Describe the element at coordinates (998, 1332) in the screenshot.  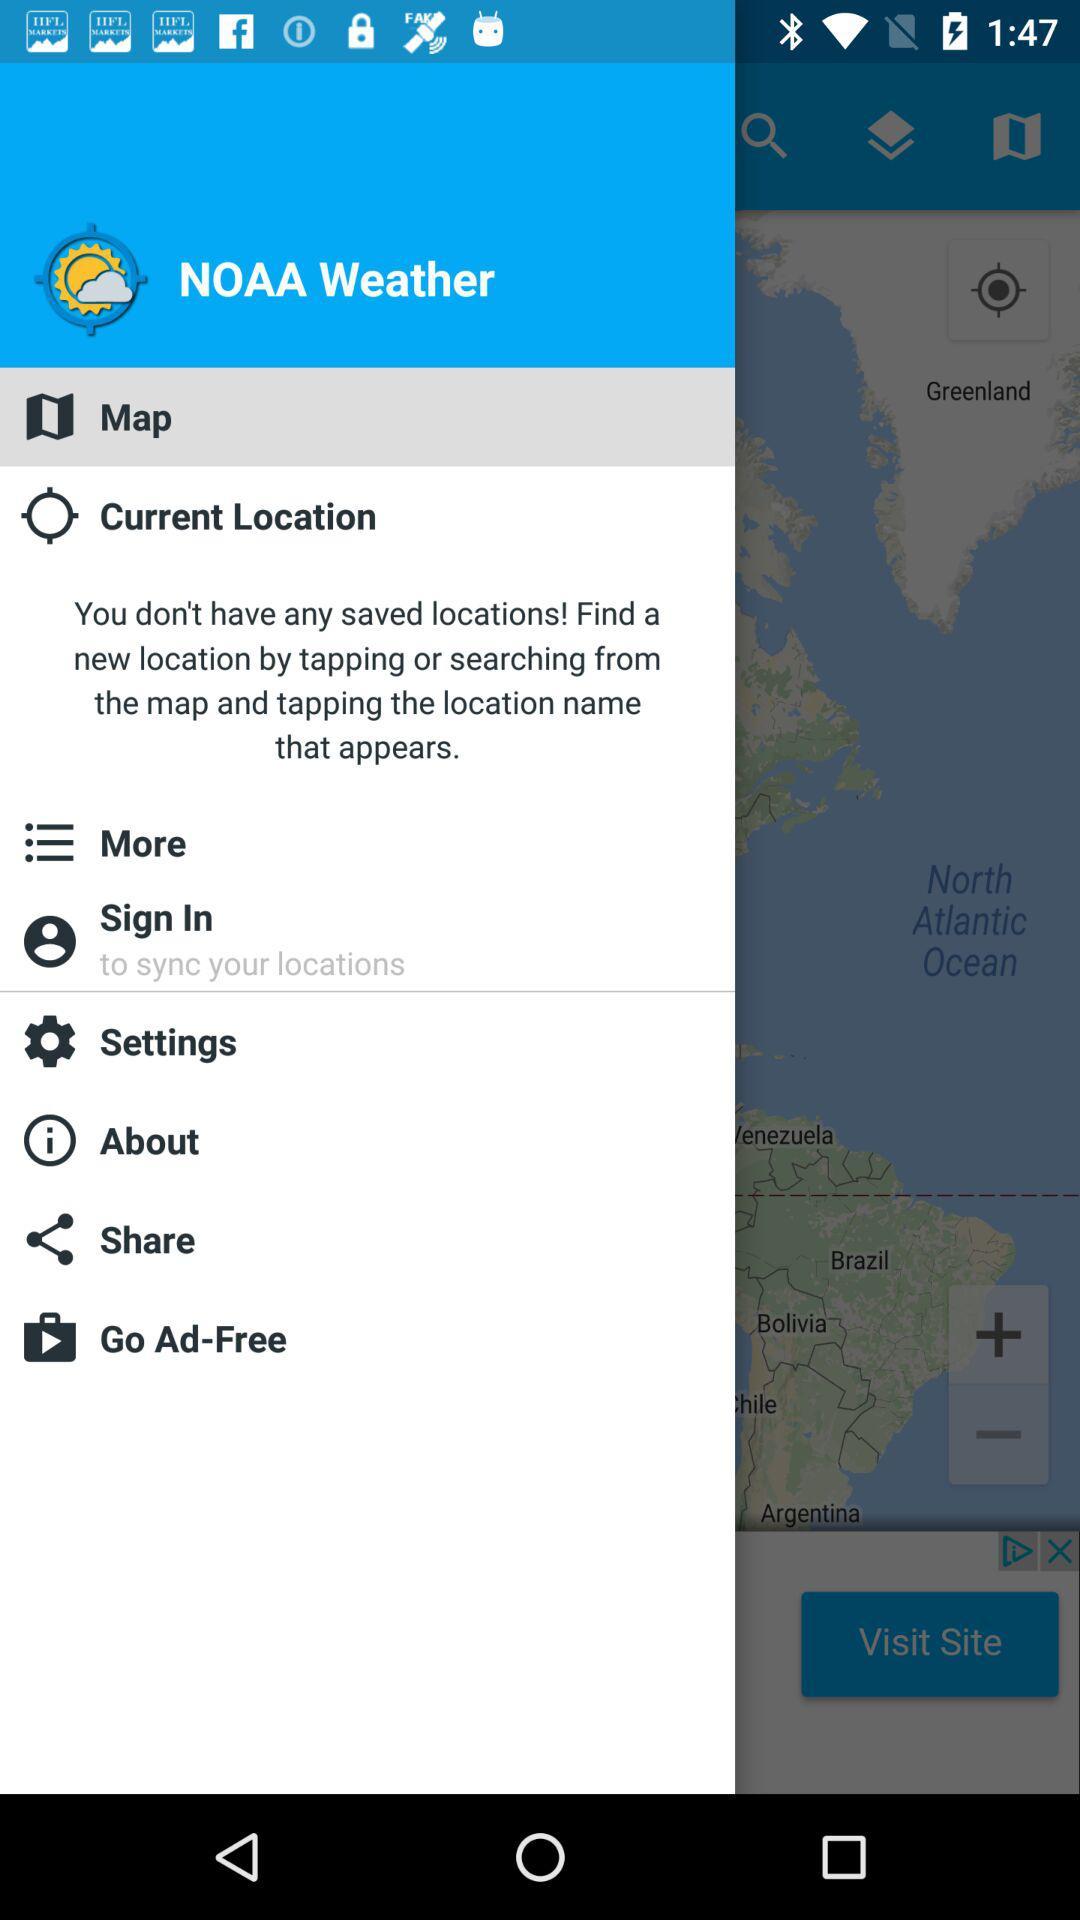
I see `the add icon` at that location.